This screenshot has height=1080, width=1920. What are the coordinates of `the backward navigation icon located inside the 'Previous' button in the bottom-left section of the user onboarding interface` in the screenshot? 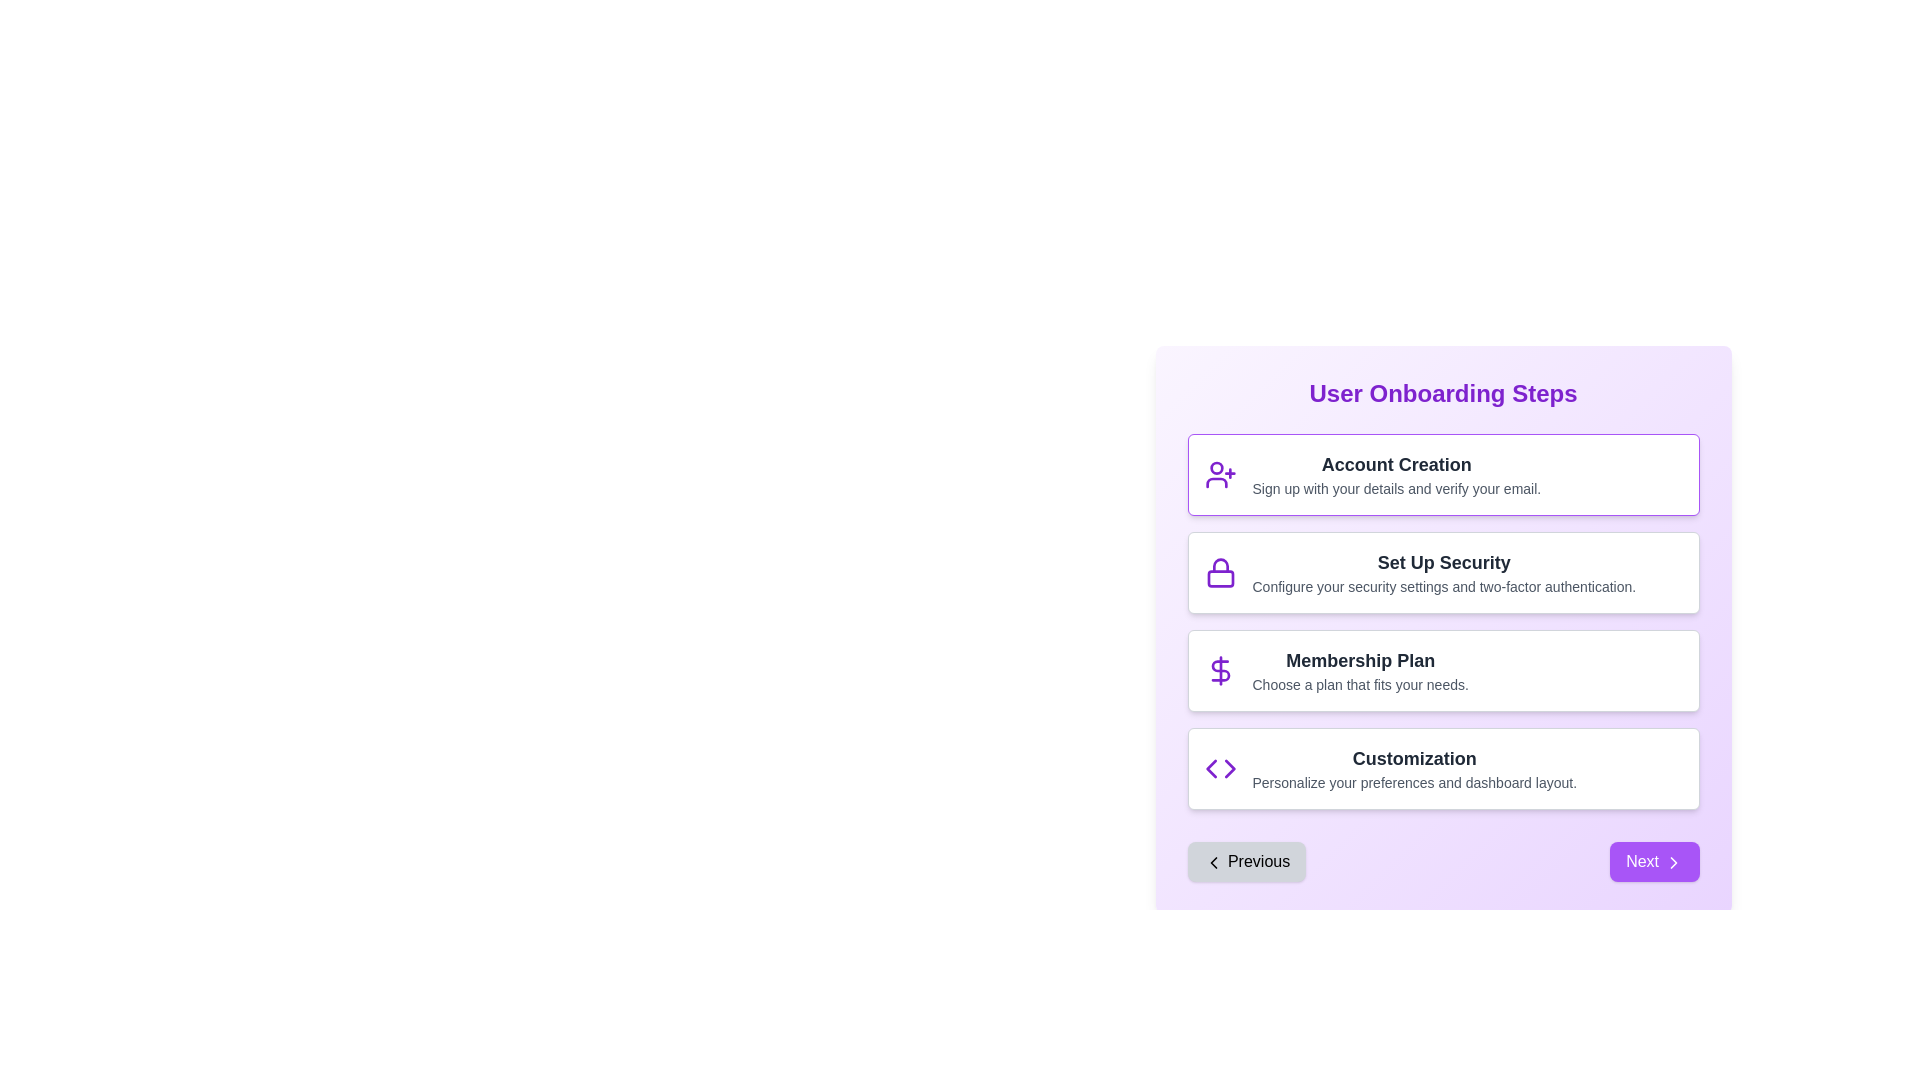 It's located at (1212, 861).